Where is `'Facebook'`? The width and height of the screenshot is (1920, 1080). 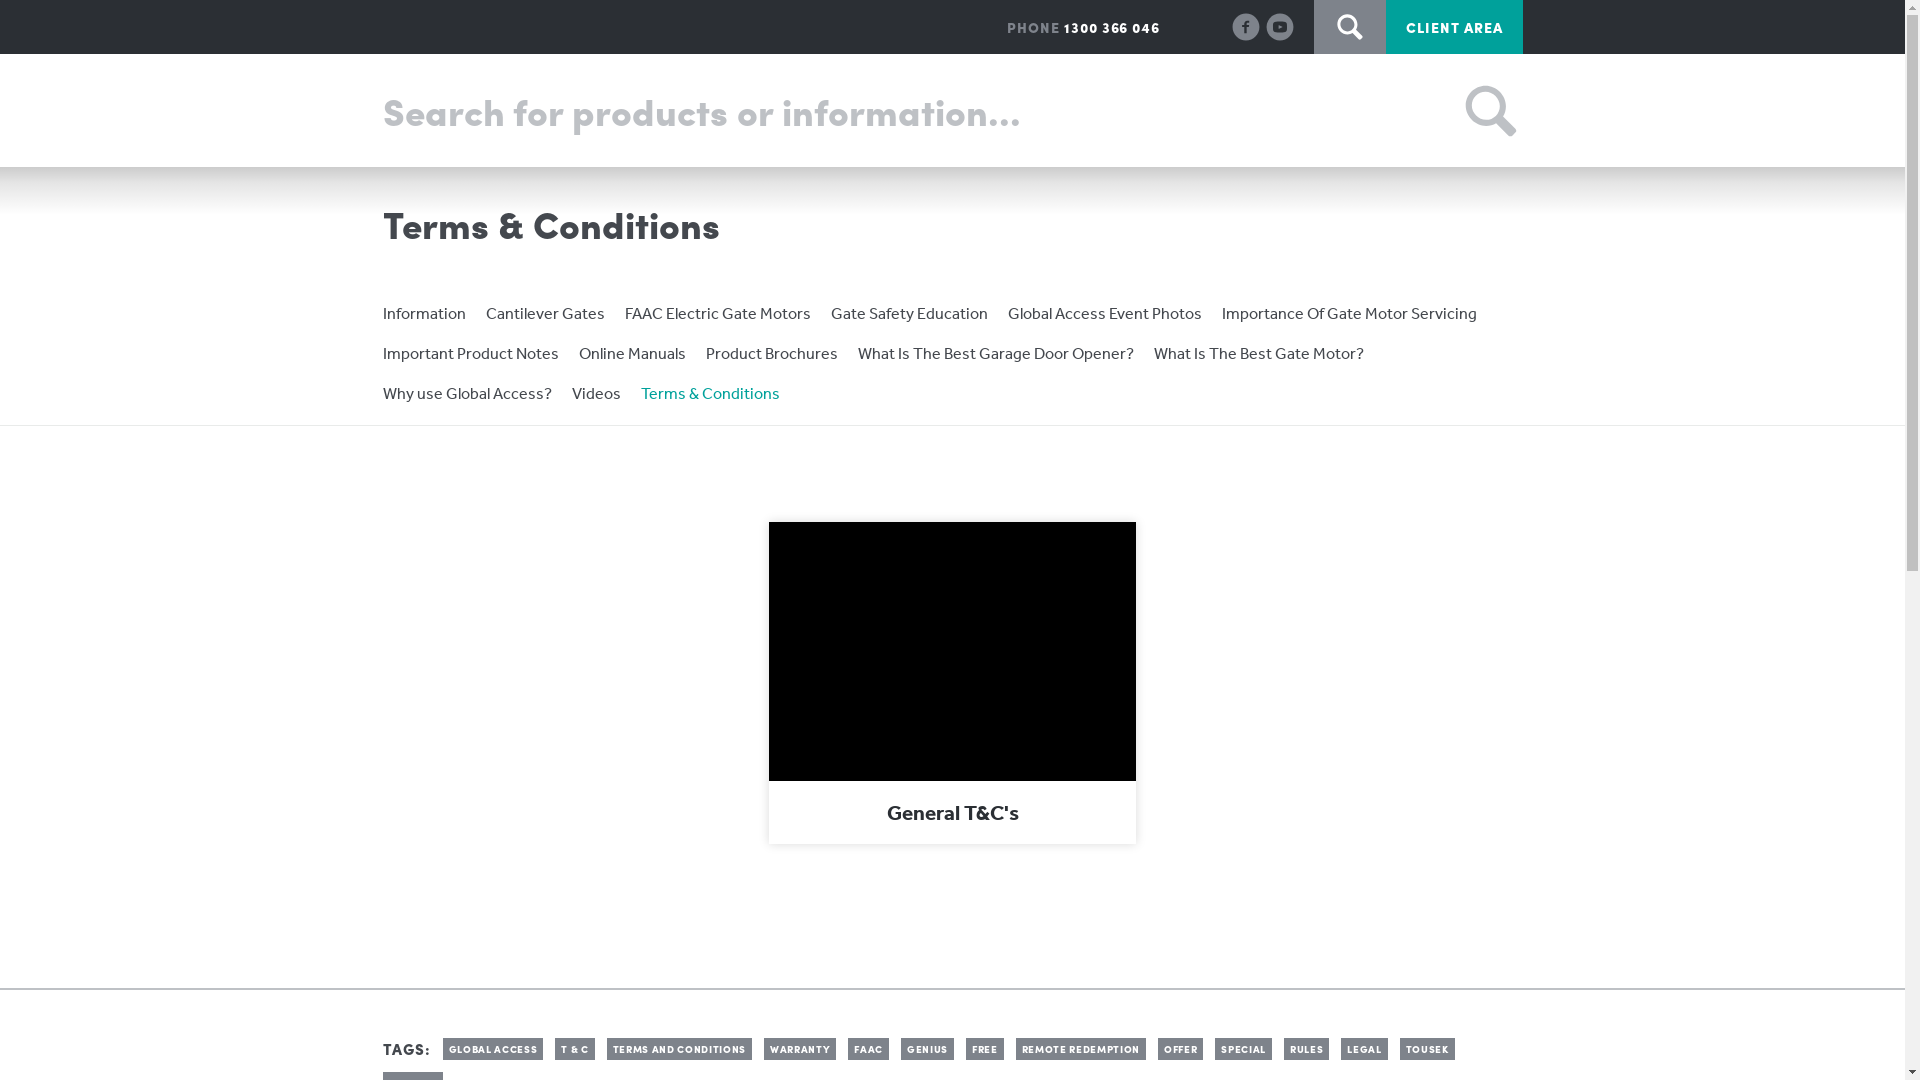 'Facebook' is located at coordinates (1245, 24).